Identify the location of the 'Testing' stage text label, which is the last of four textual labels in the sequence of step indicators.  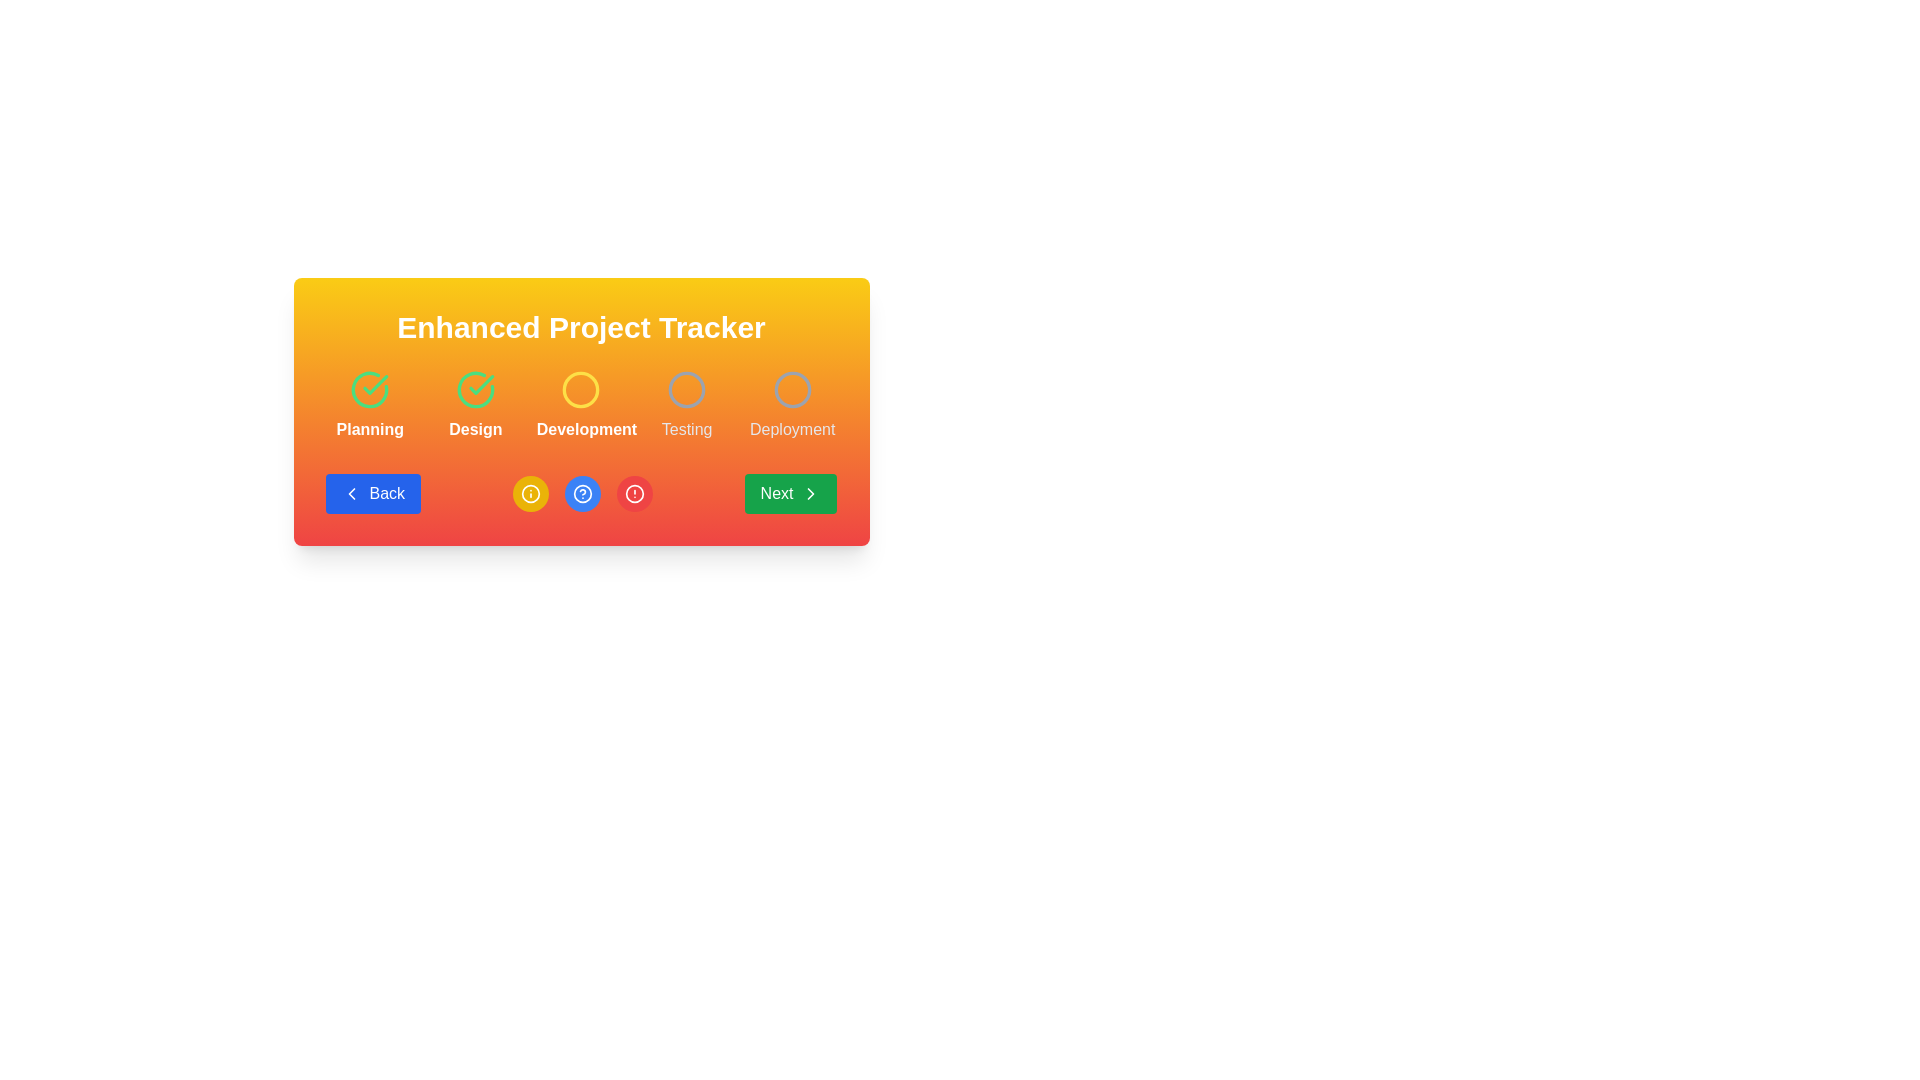
(687, 428).